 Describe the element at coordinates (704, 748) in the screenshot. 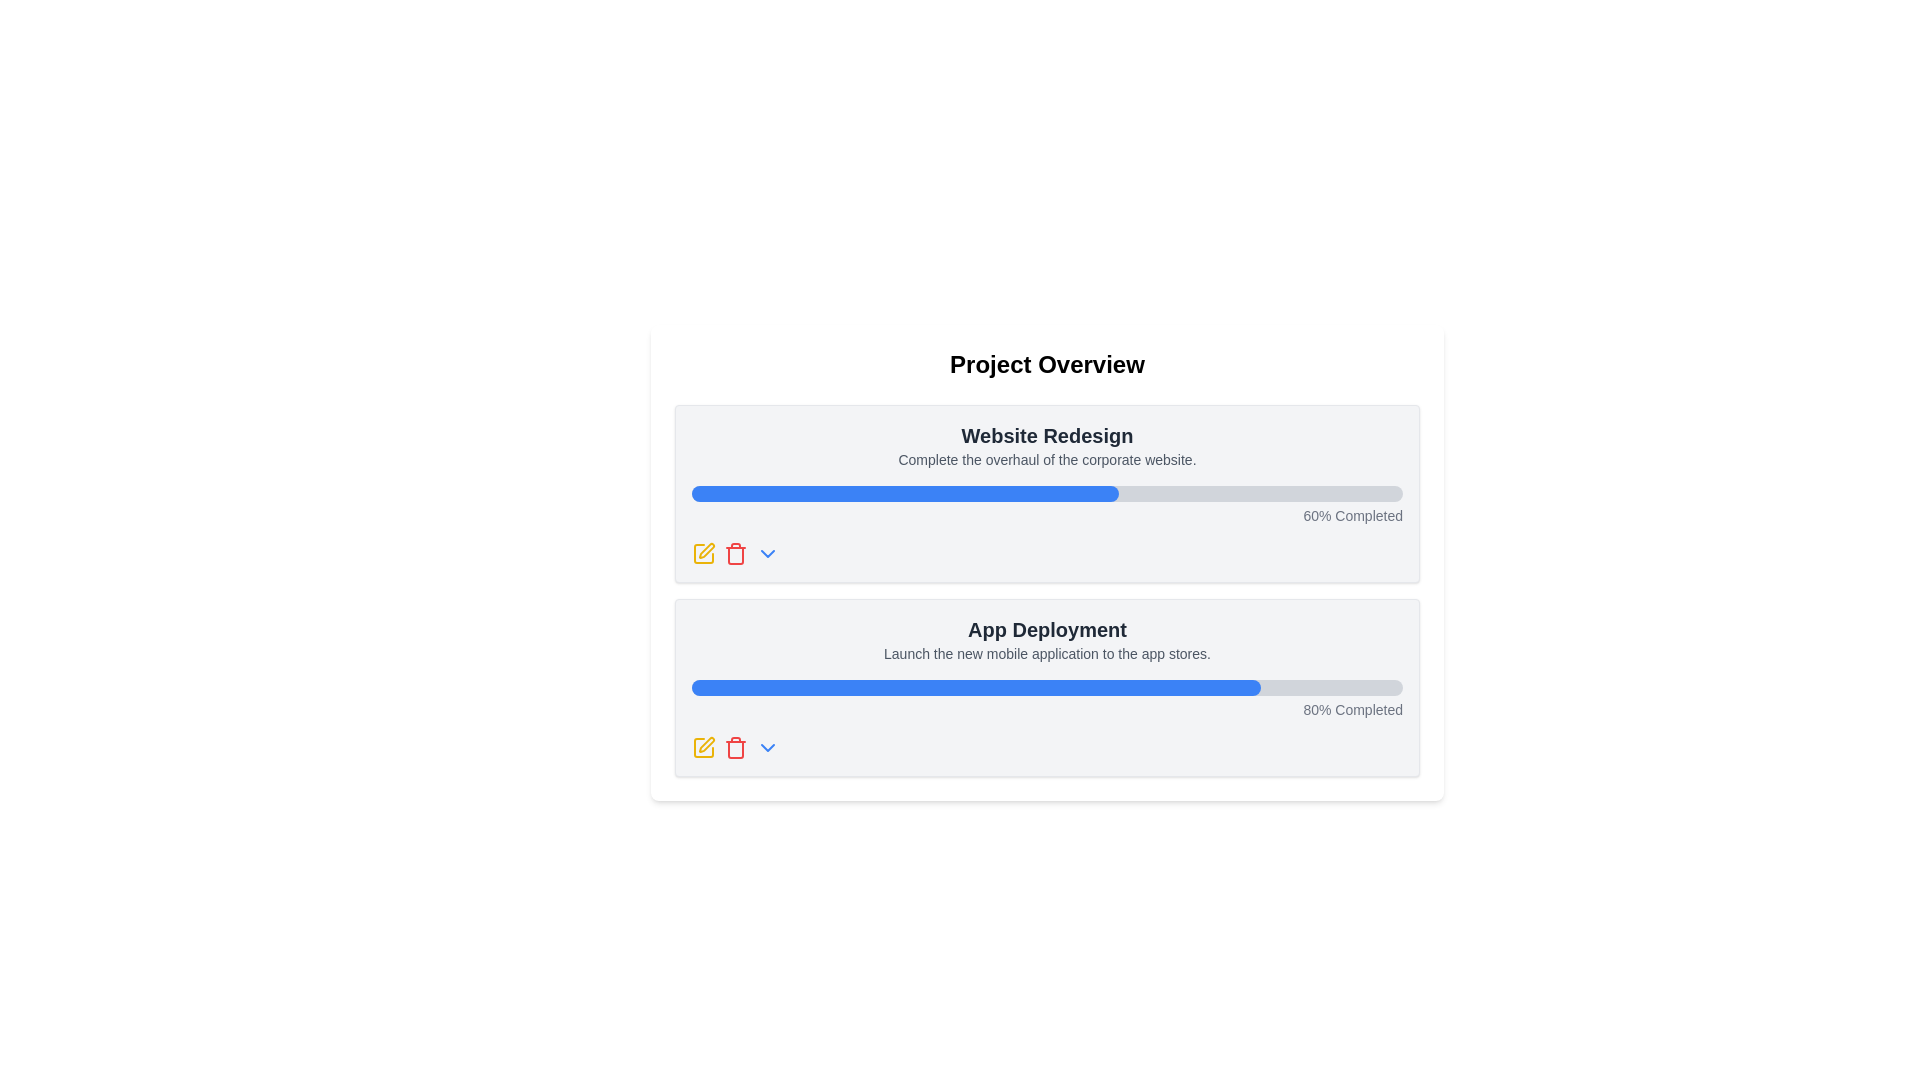

I see `the edit button icon located at the bottom right corner of the 'App Deployment' section` at that location.